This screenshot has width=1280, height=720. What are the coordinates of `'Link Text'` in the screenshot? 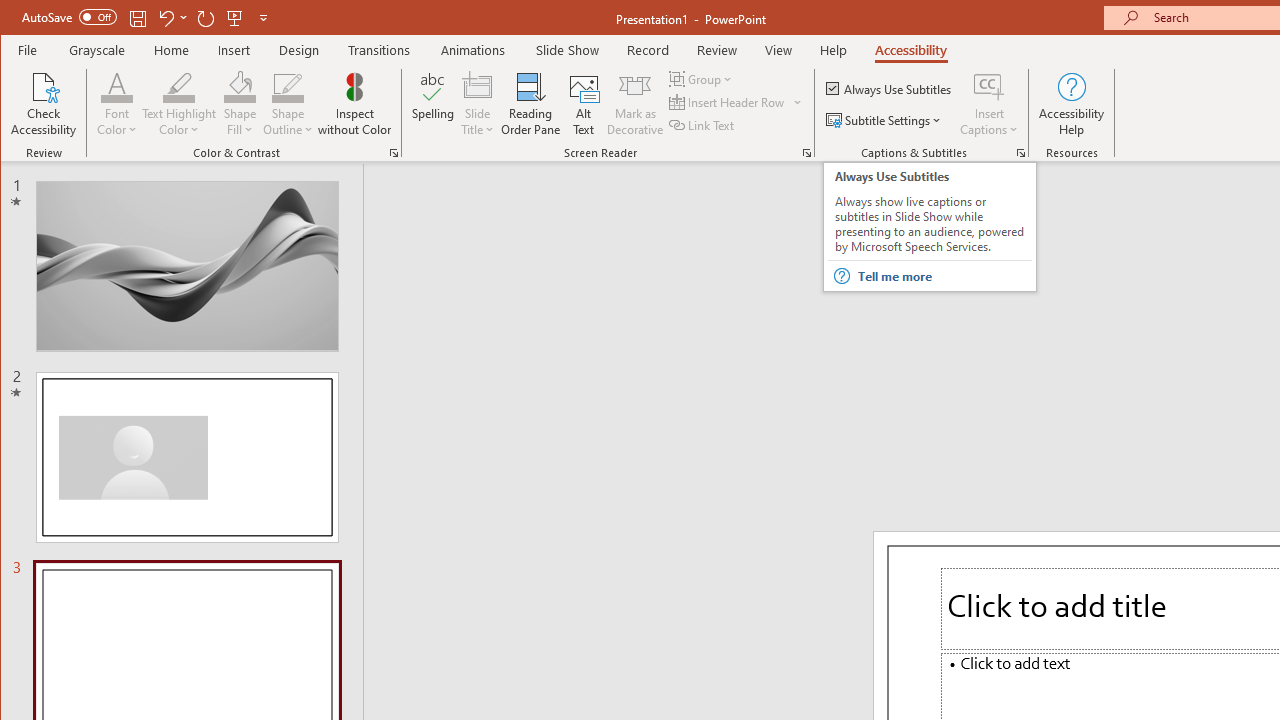 It's located at (703, 125).